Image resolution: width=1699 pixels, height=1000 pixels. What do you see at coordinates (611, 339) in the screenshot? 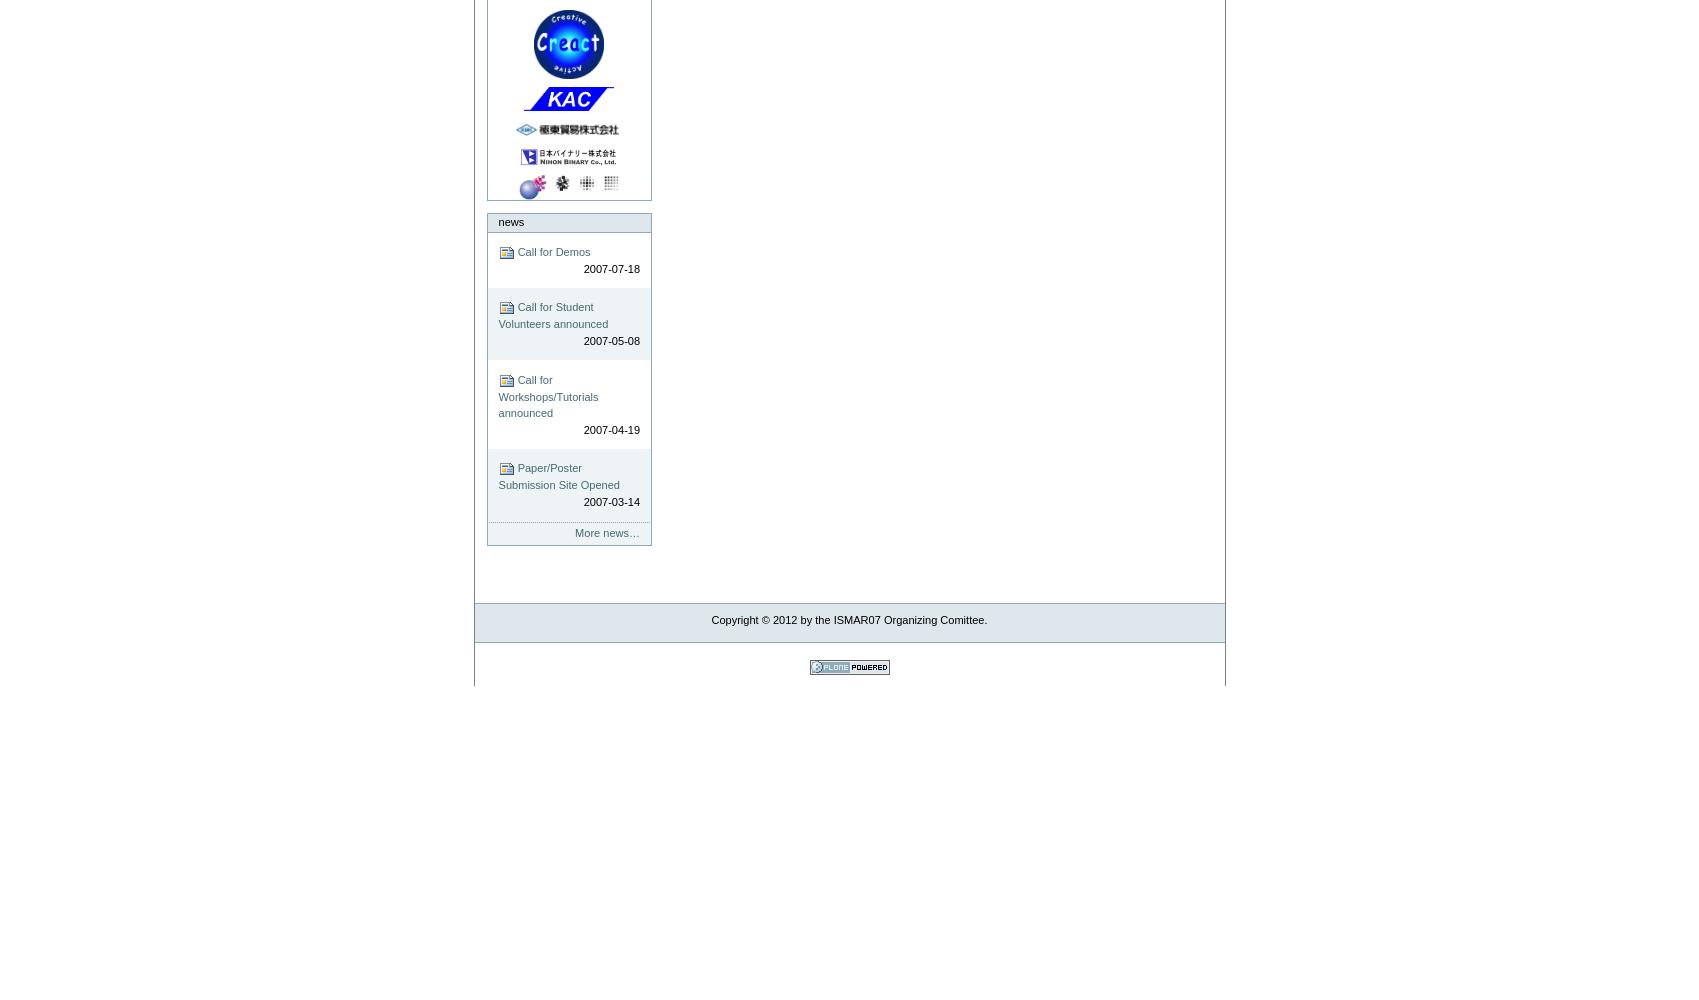
I see `'2007-05-08'` at bounding box center [611, 339].